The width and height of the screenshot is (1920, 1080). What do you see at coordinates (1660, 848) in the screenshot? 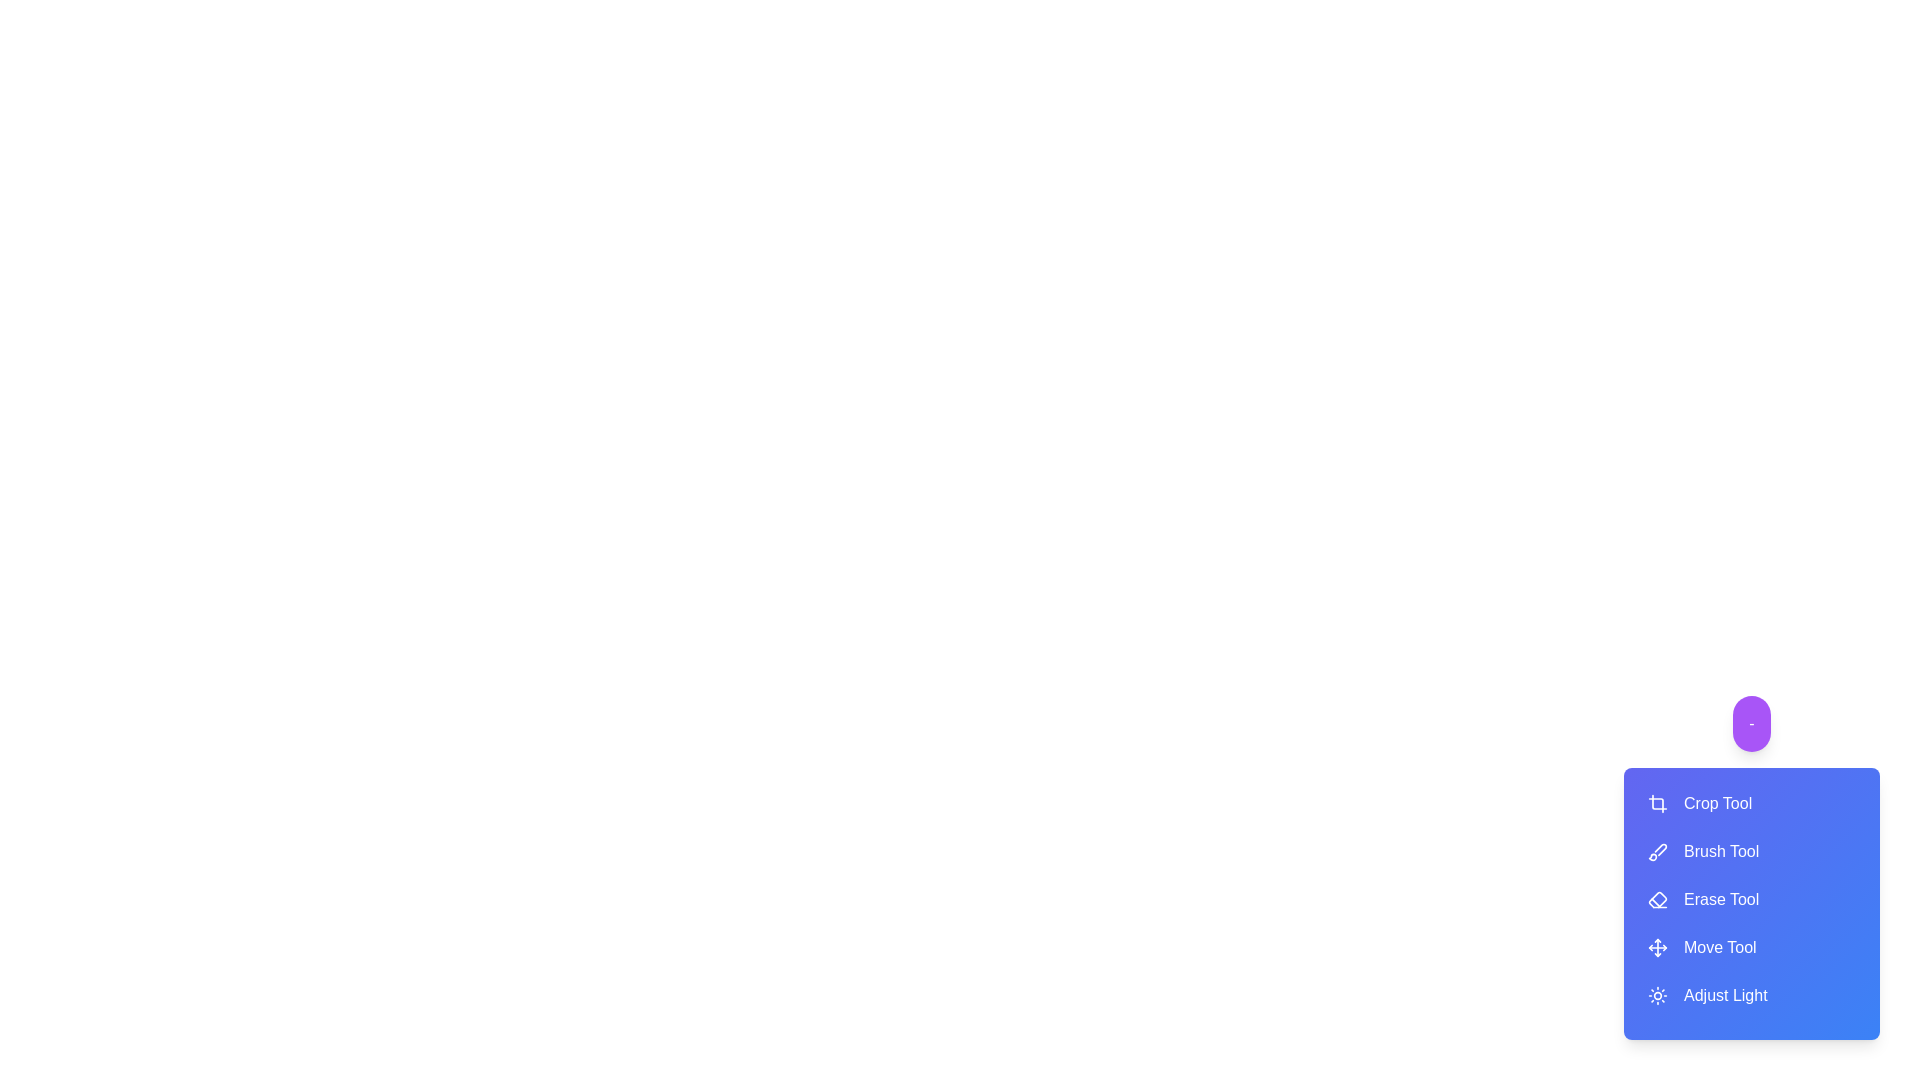
I see `the small brush-shaped icon` at bounding box center [1660, 848].